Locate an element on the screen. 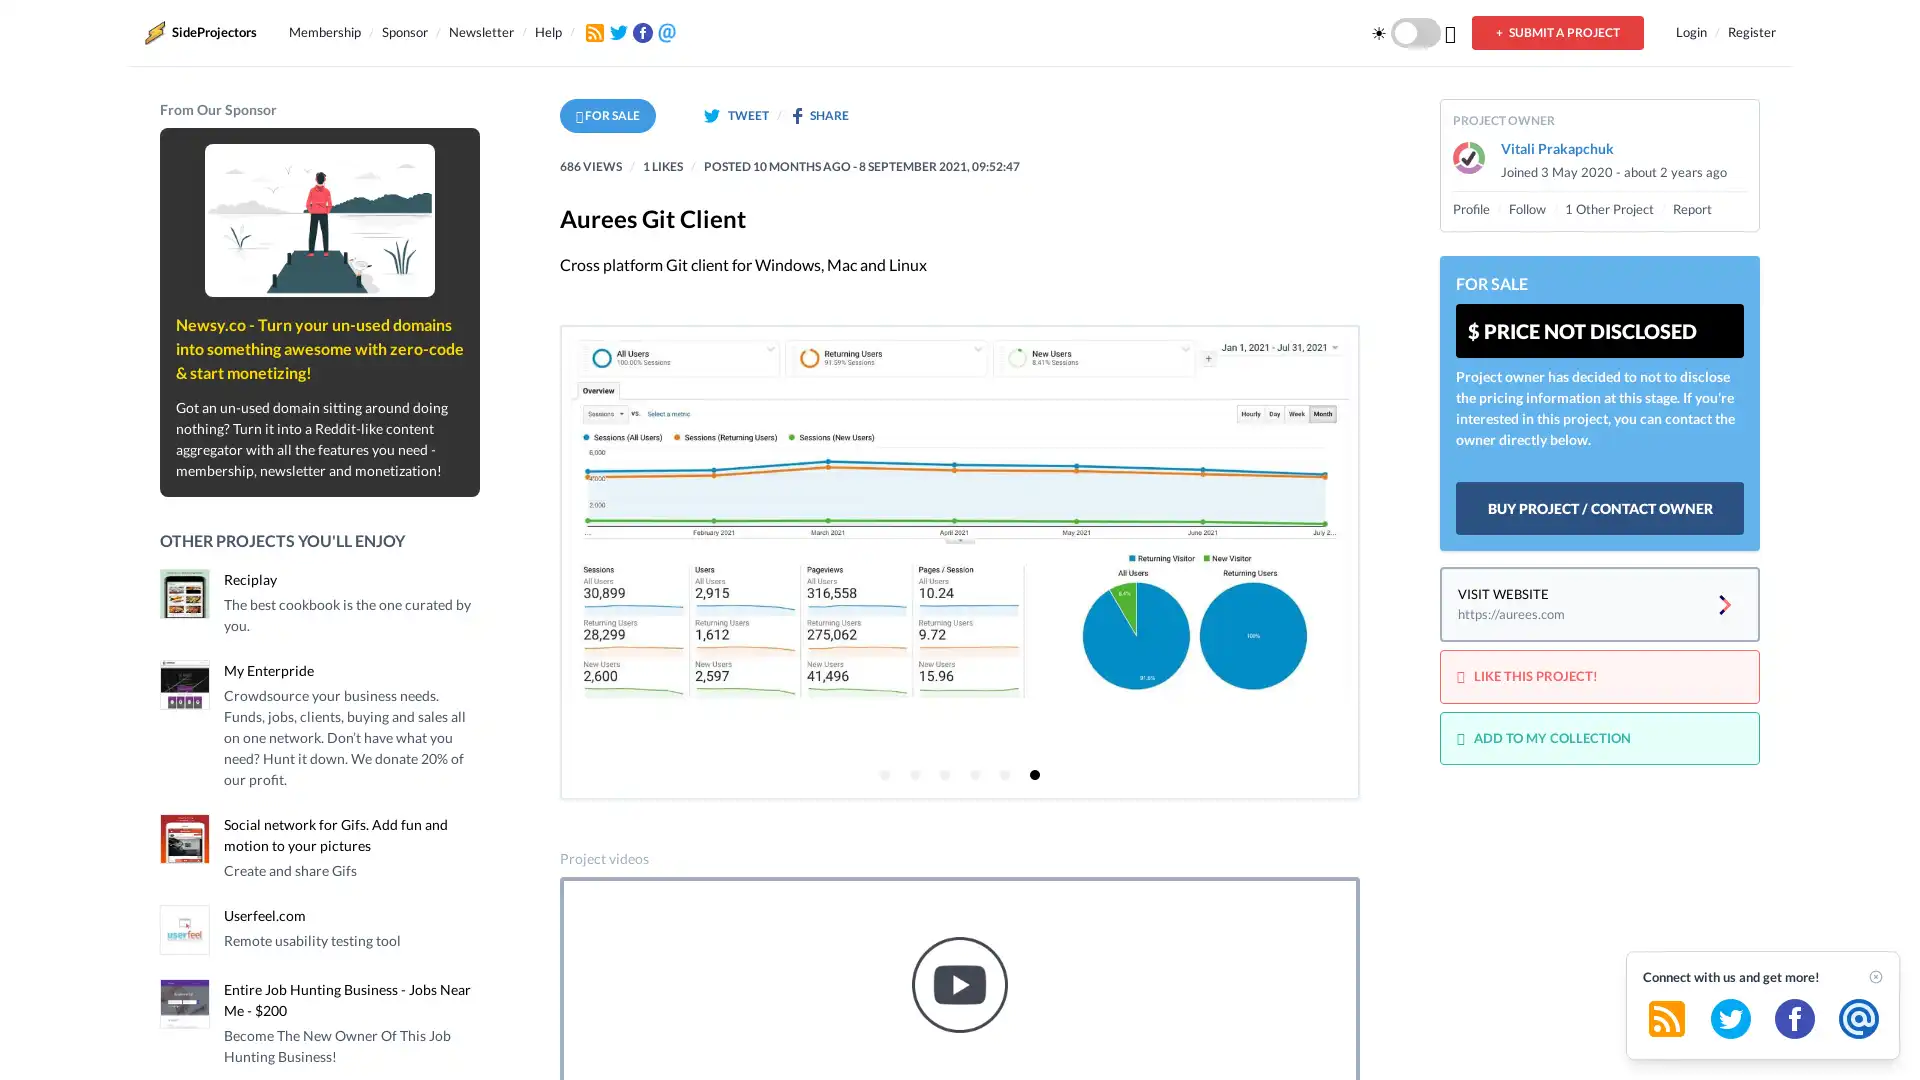 The image size is (1920, 1080). Previous page is located at coordinates (560, 562).